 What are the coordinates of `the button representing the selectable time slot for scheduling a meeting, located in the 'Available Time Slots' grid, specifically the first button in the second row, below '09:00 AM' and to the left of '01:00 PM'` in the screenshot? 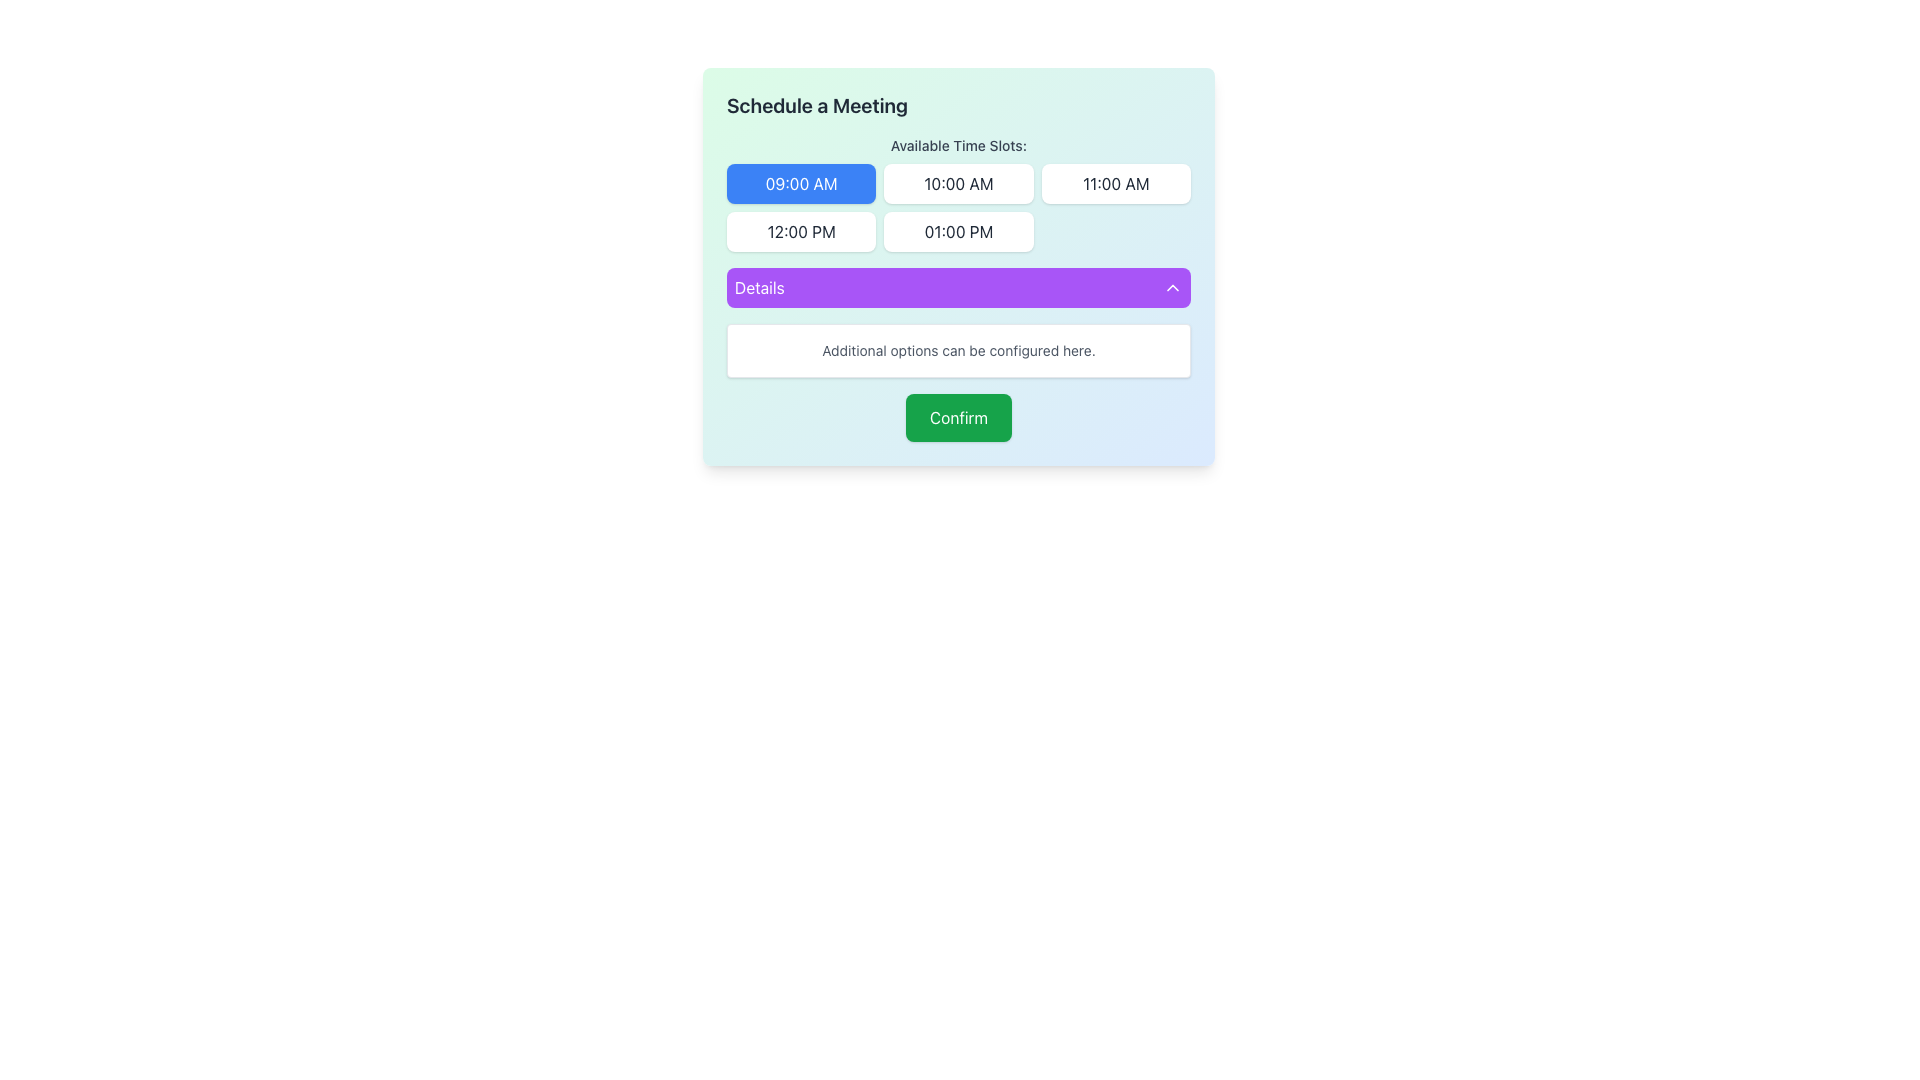 It's located at (801, 230).